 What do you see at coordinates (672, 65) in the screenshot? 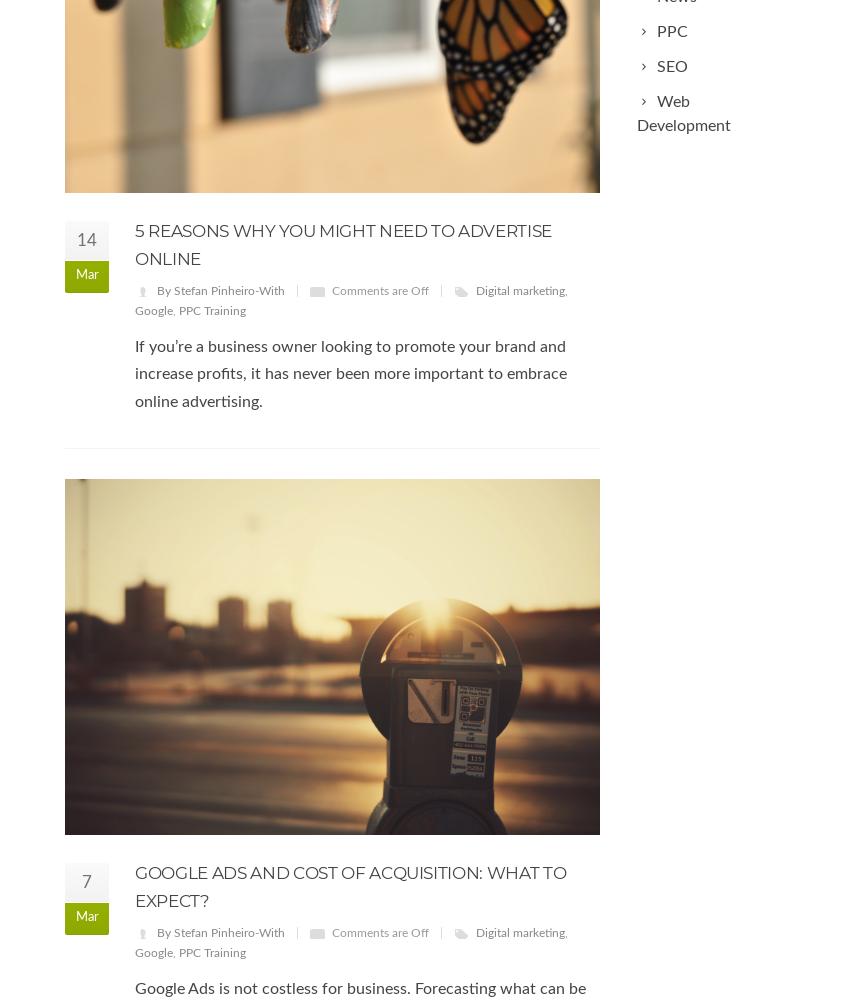
I see `'SEO'` at bounding box center [672, 65].